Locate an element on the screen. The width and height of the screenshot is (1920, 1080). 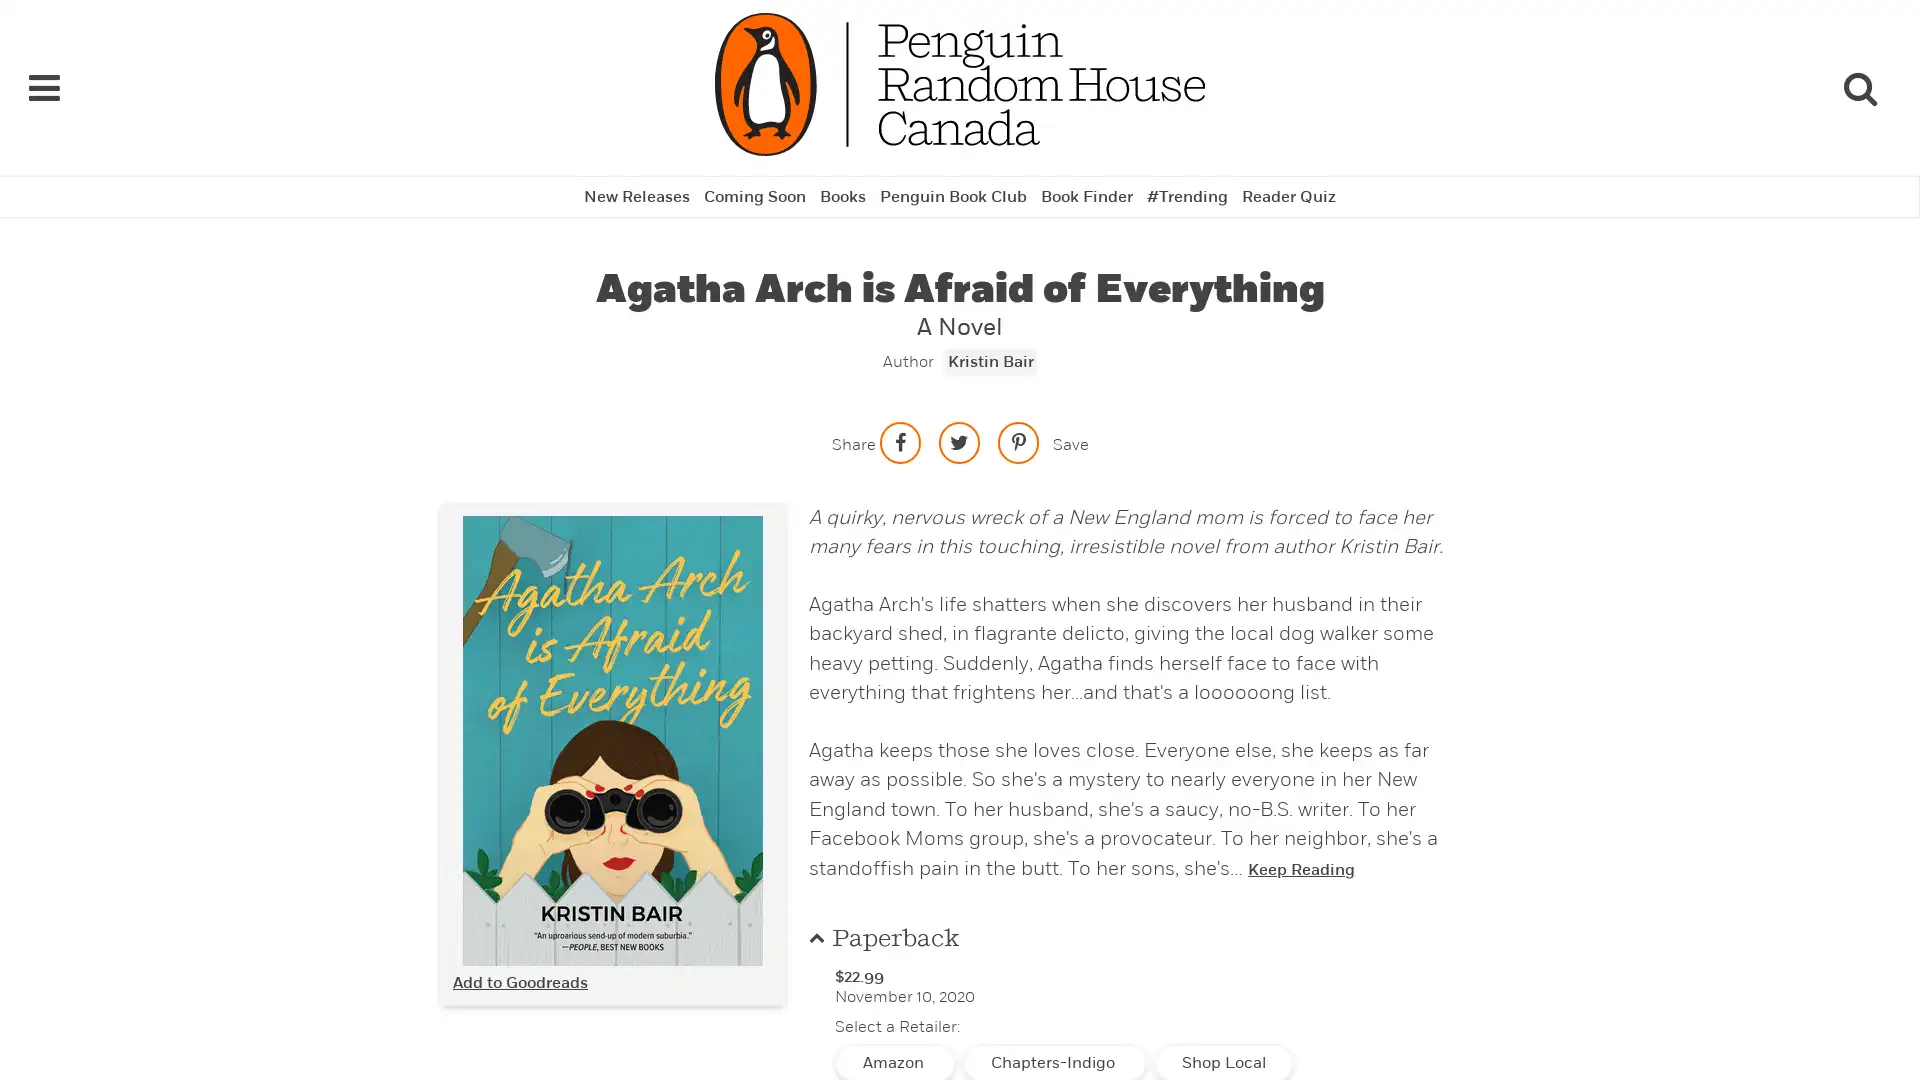
Amazon is located at coordinates (894, 995).